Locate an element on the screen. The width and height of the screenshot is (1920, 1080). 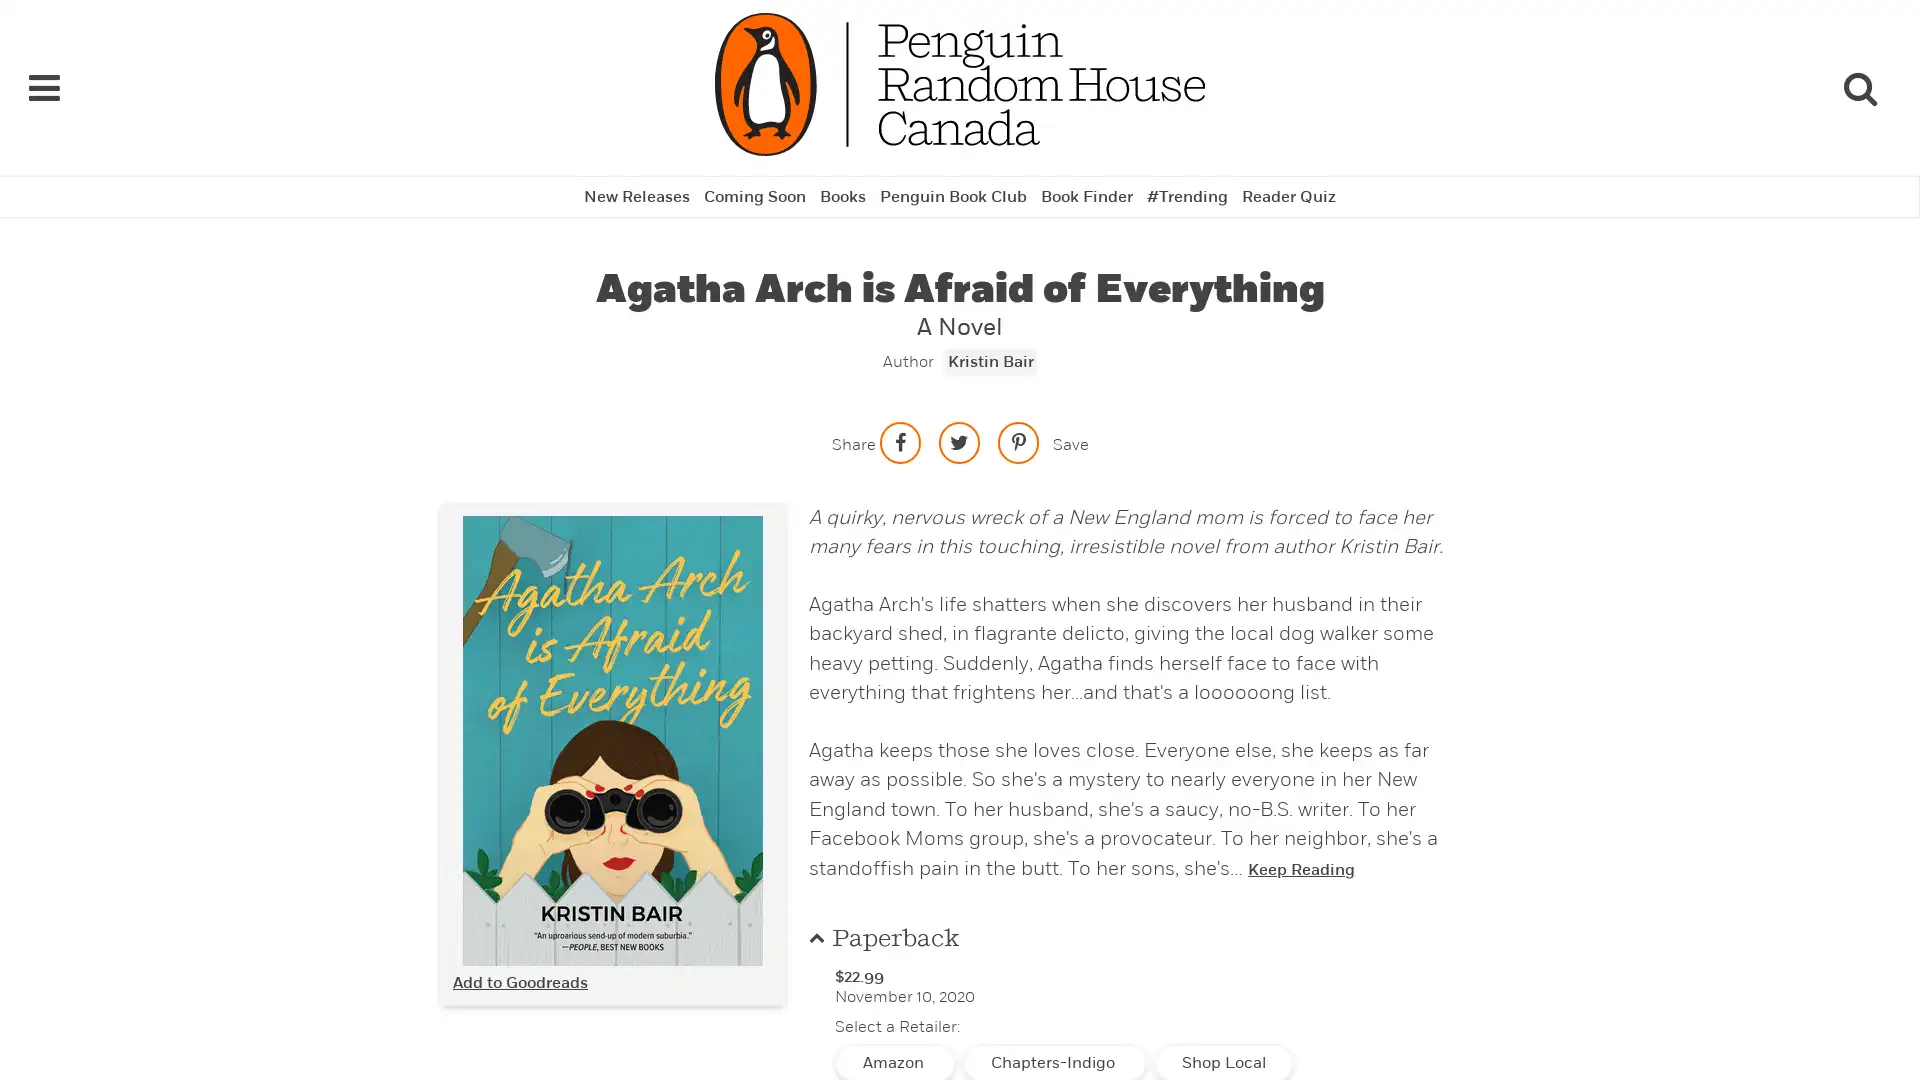
Amazon is located at coordinates (894, 995).